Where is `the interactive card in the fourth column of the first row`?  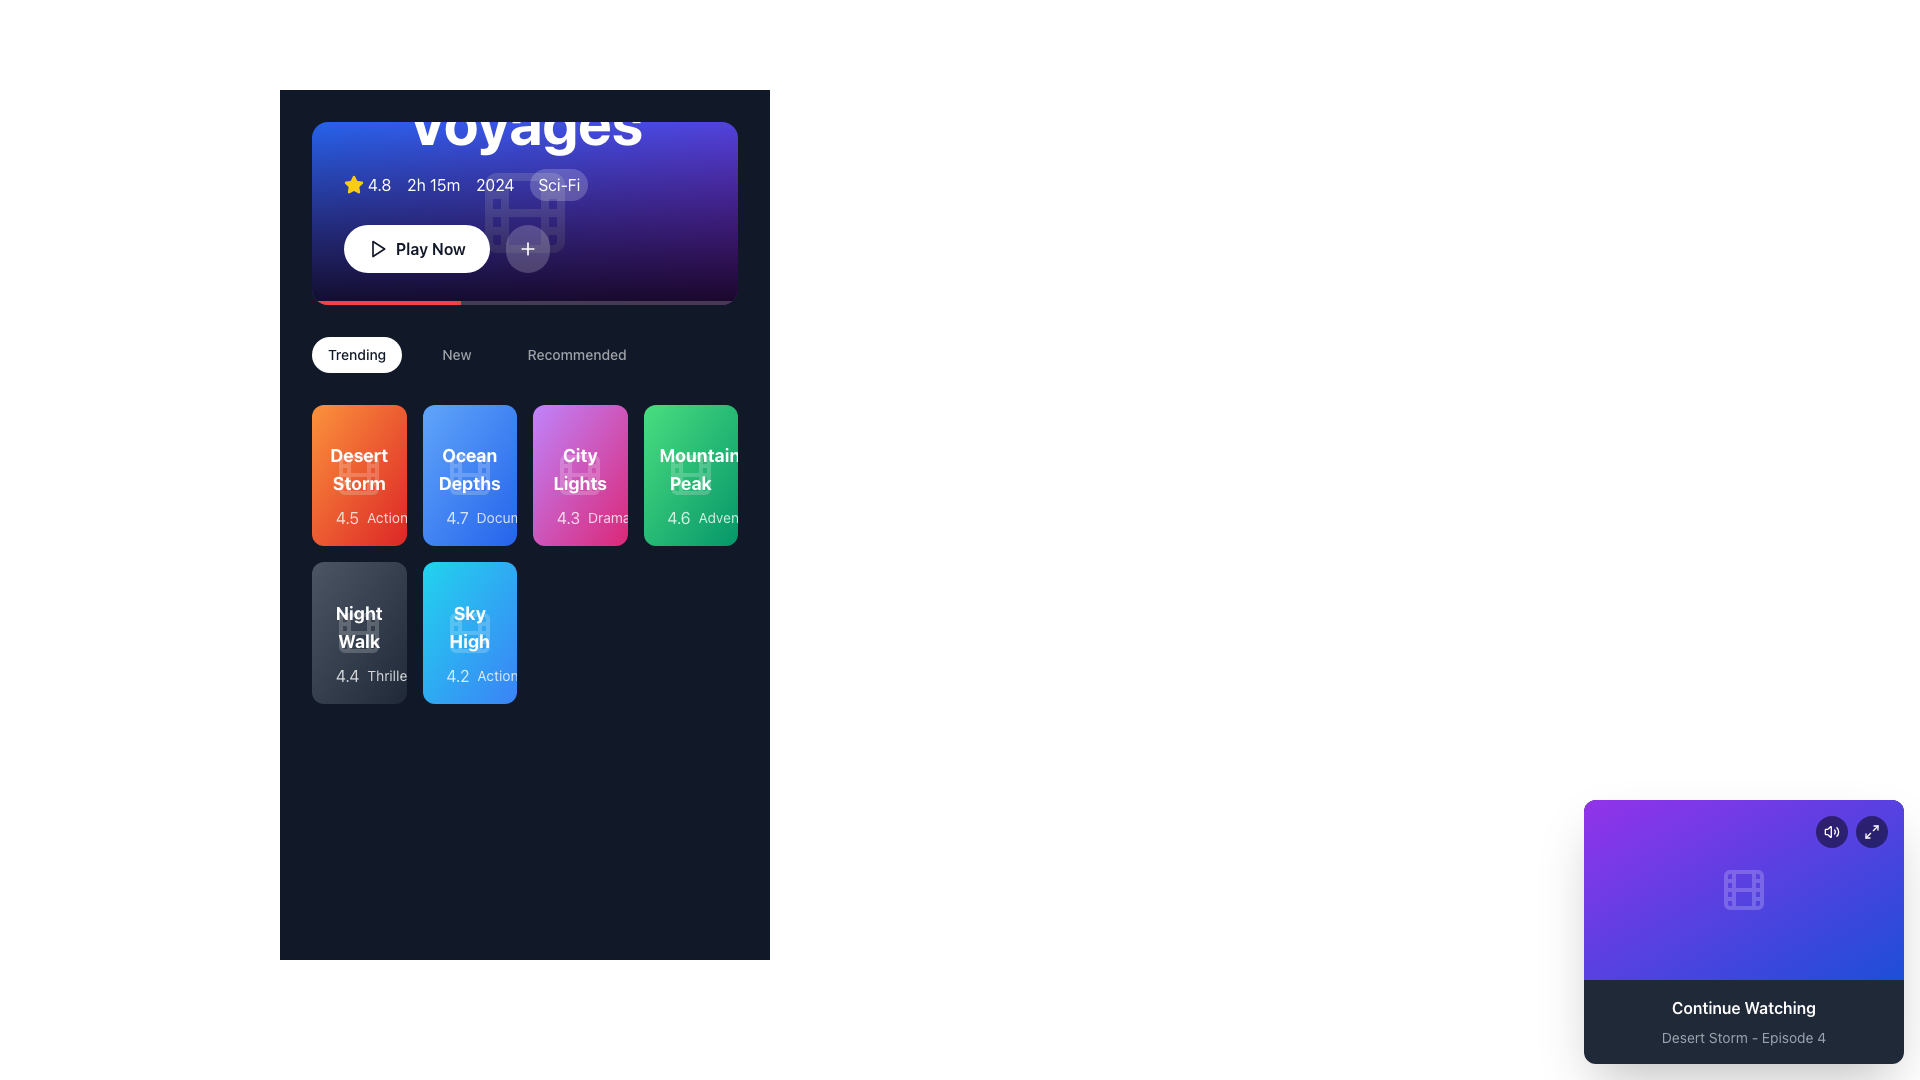
the interactive card in the fourth column of the first row is located at coordinates (690, 475).